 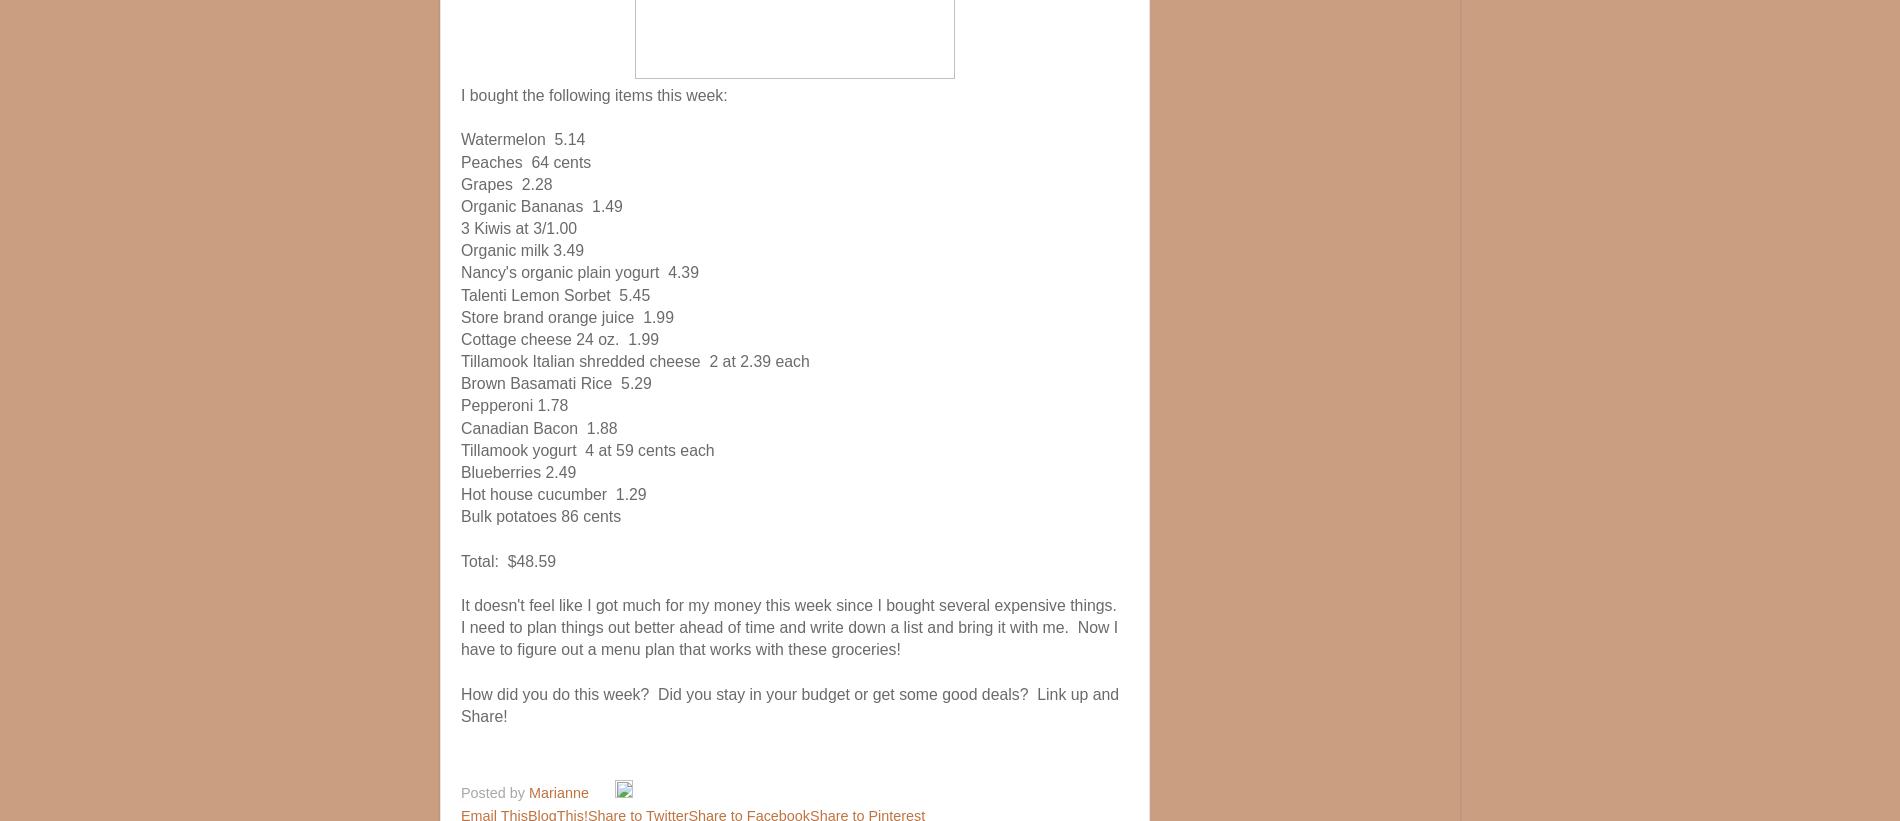 I want to click on 'Brown Basamati Rice  5.29', so click(x=555, y=382).